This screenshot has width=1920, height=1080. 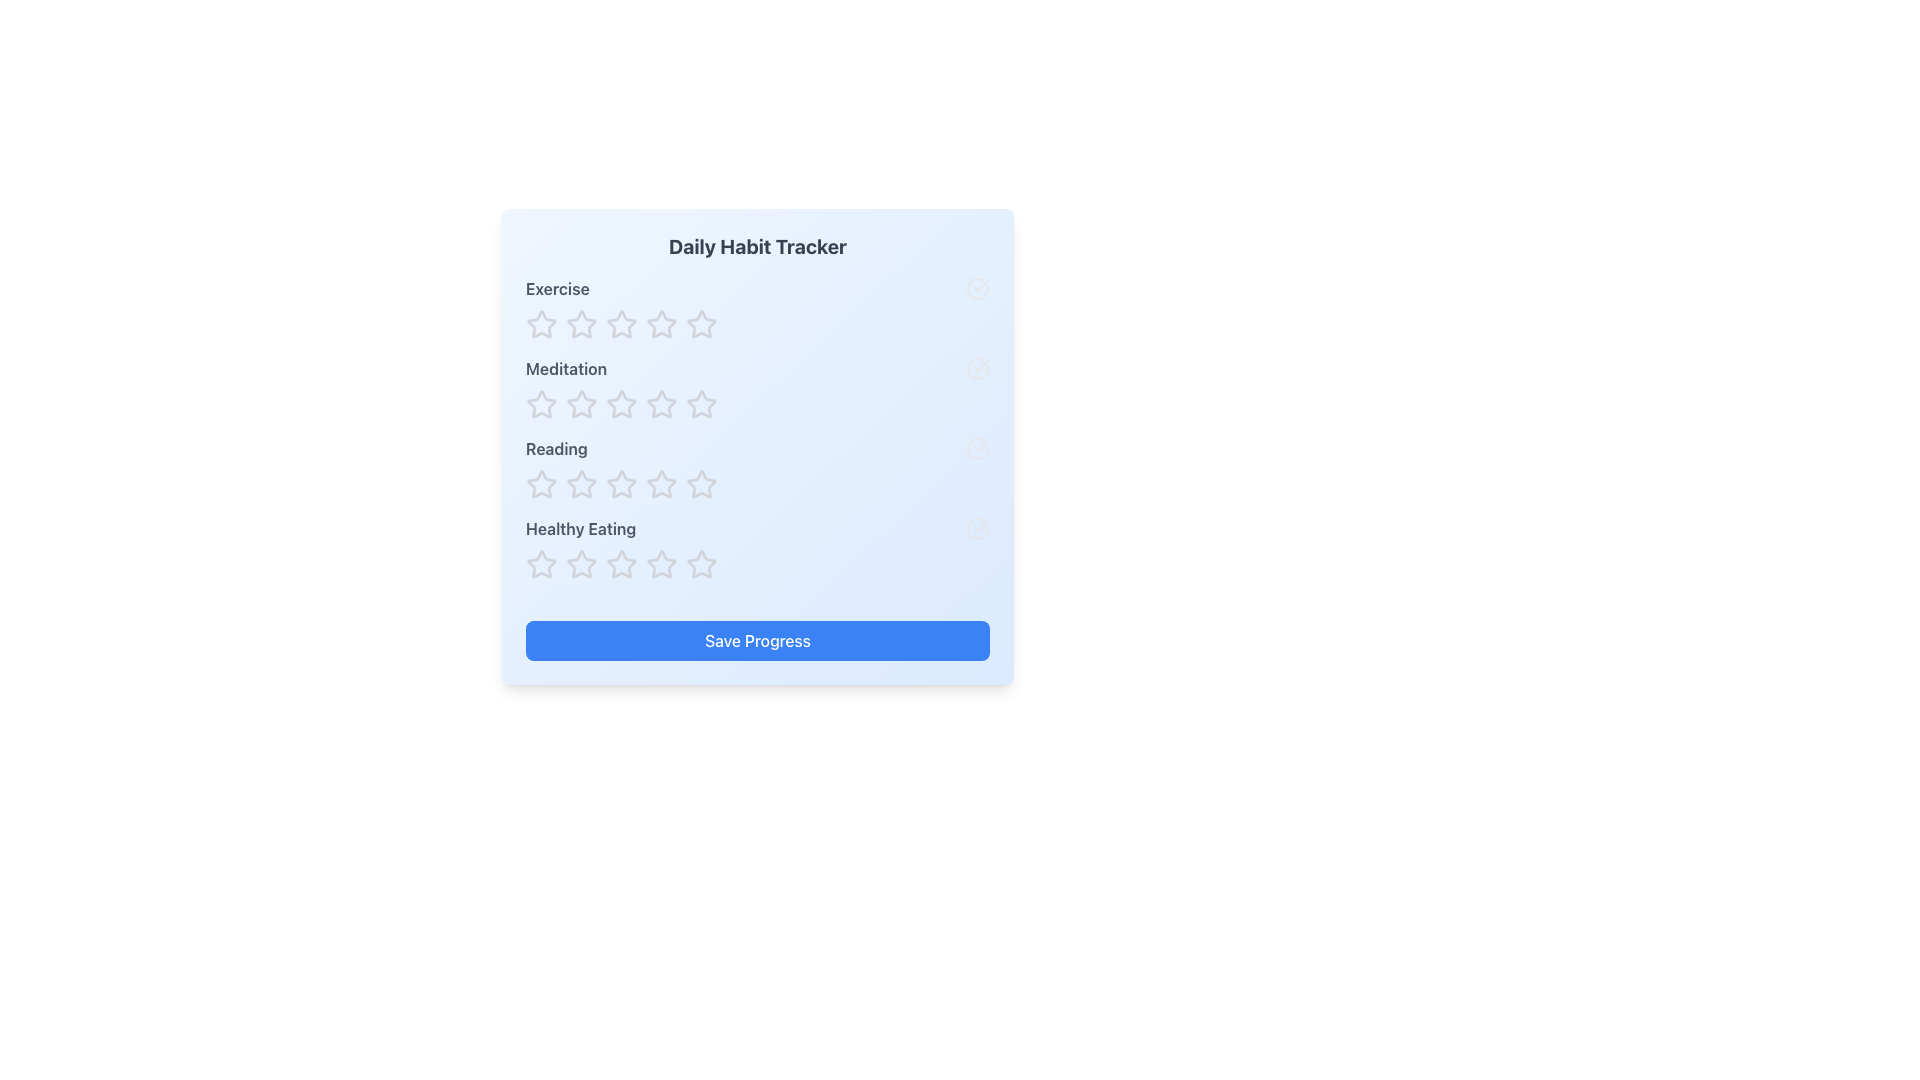 What do you see at coordinates (662, 564) in the screenshot?
I see `the fifth star in the row of stars under the 'Healthy Eating' category in the 'Daily Habit Tracker' section` at bounding box center [662, 564].